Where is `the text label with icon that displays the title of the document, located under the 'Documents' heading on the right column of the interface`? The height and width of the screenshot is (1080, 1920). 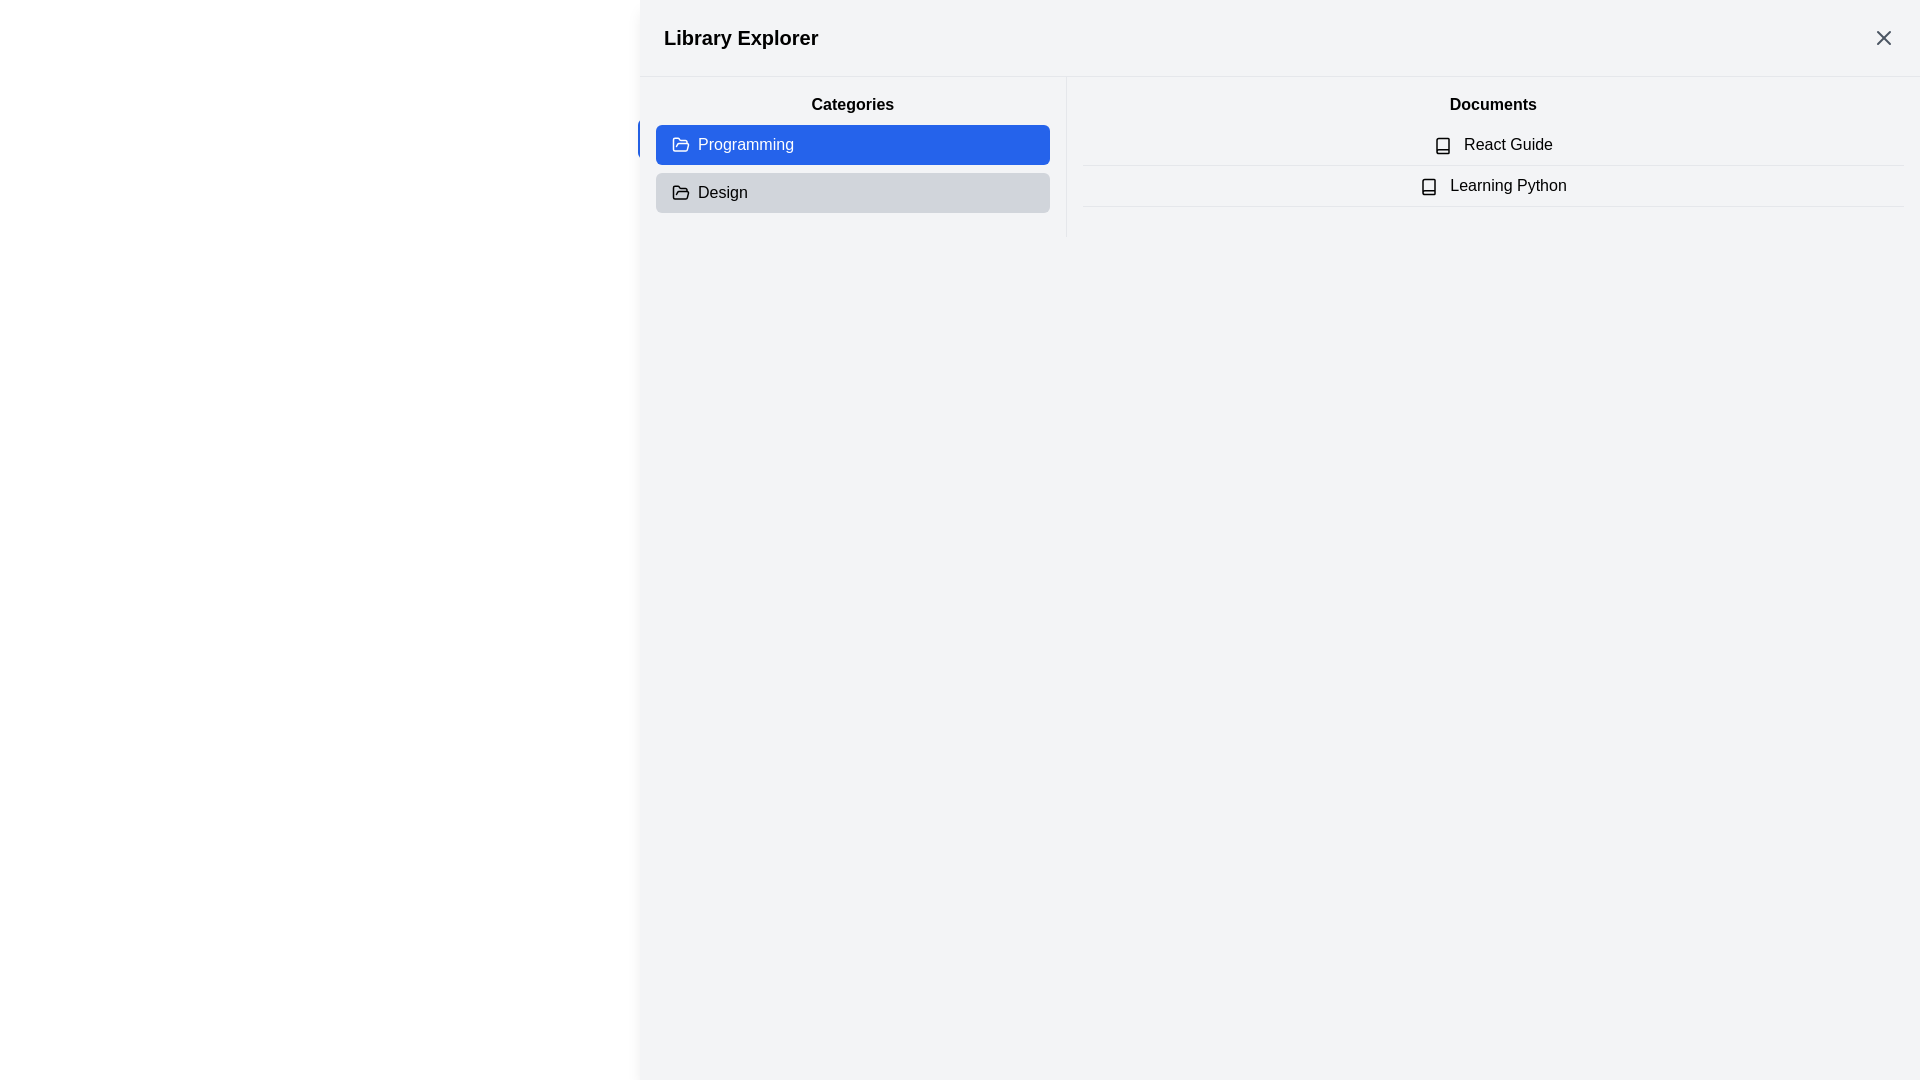 the text label with icon that displays the title of the document, located under the 'Documents' heading on the right column of the interface is located at coordinates (1493, 144).